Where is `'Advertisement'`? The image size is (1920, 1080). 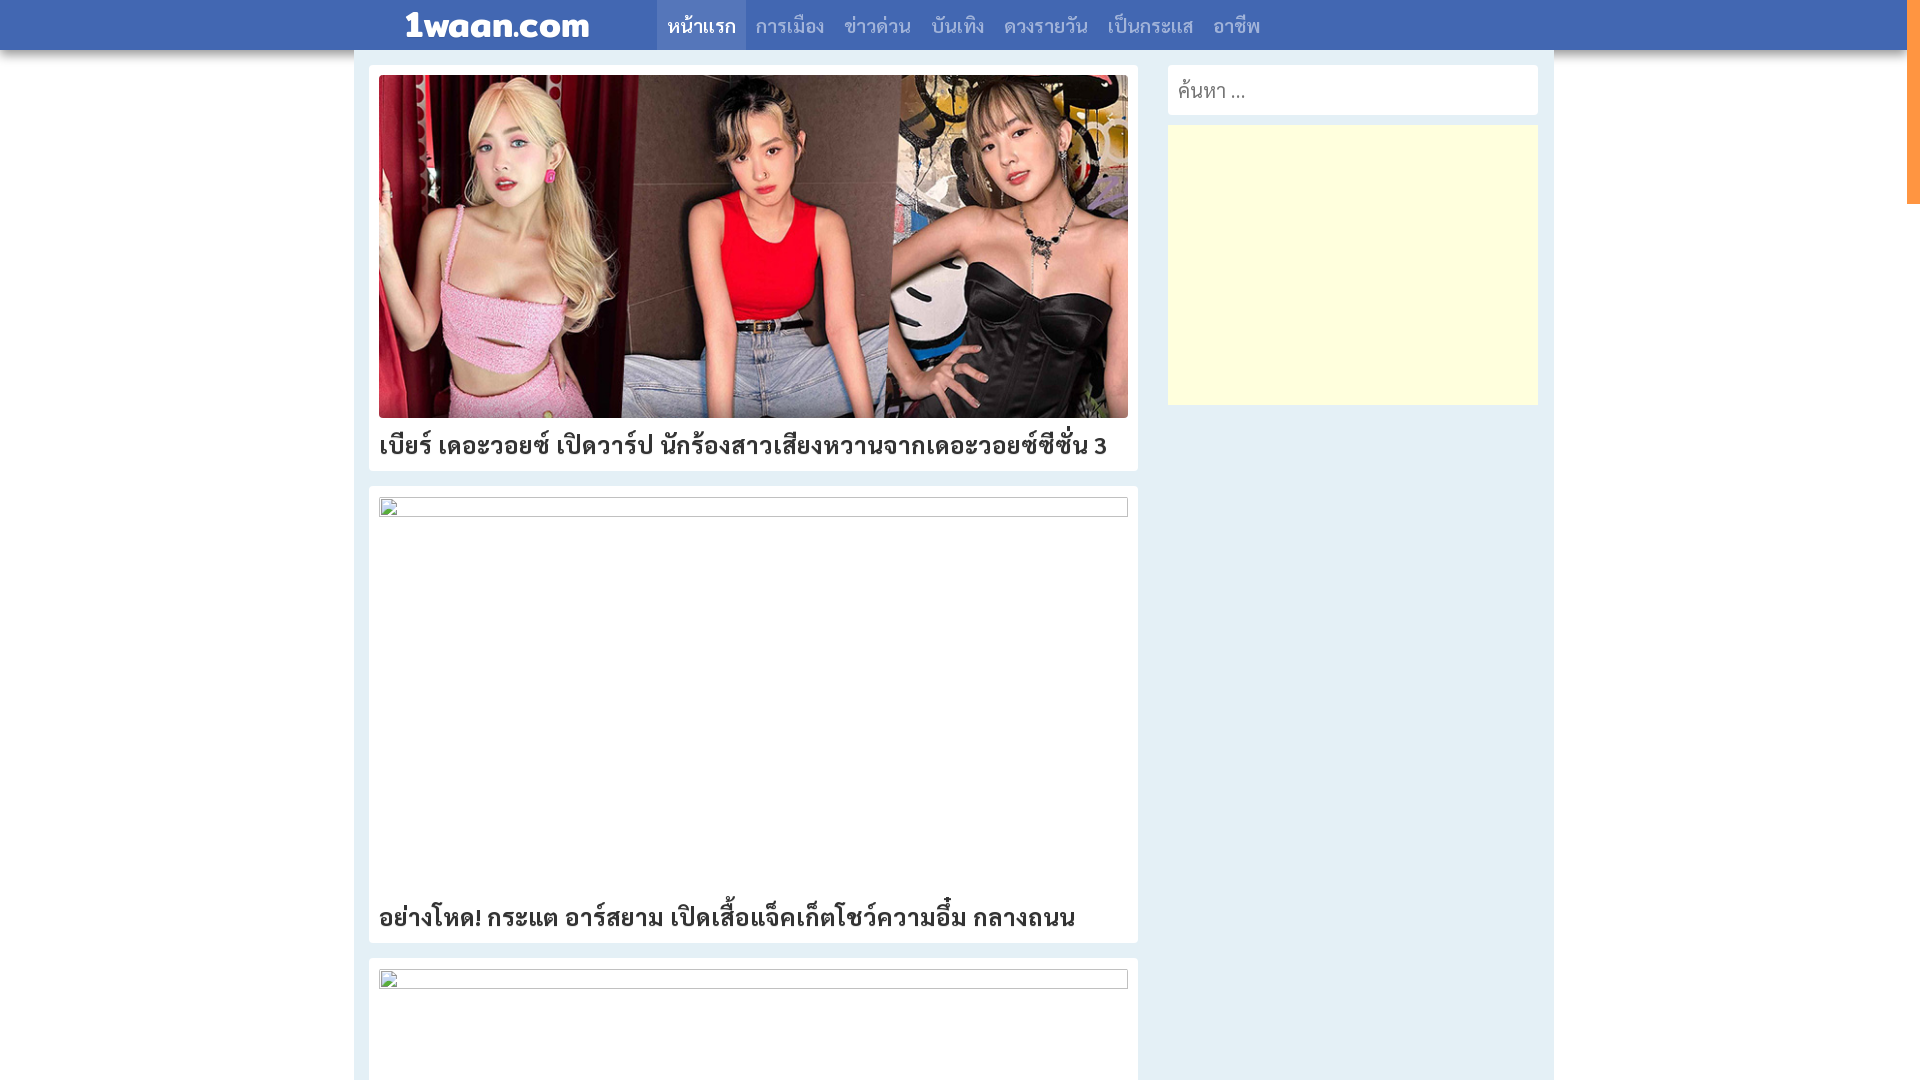
'Advertisement' is located at coordinates (1353, 264).